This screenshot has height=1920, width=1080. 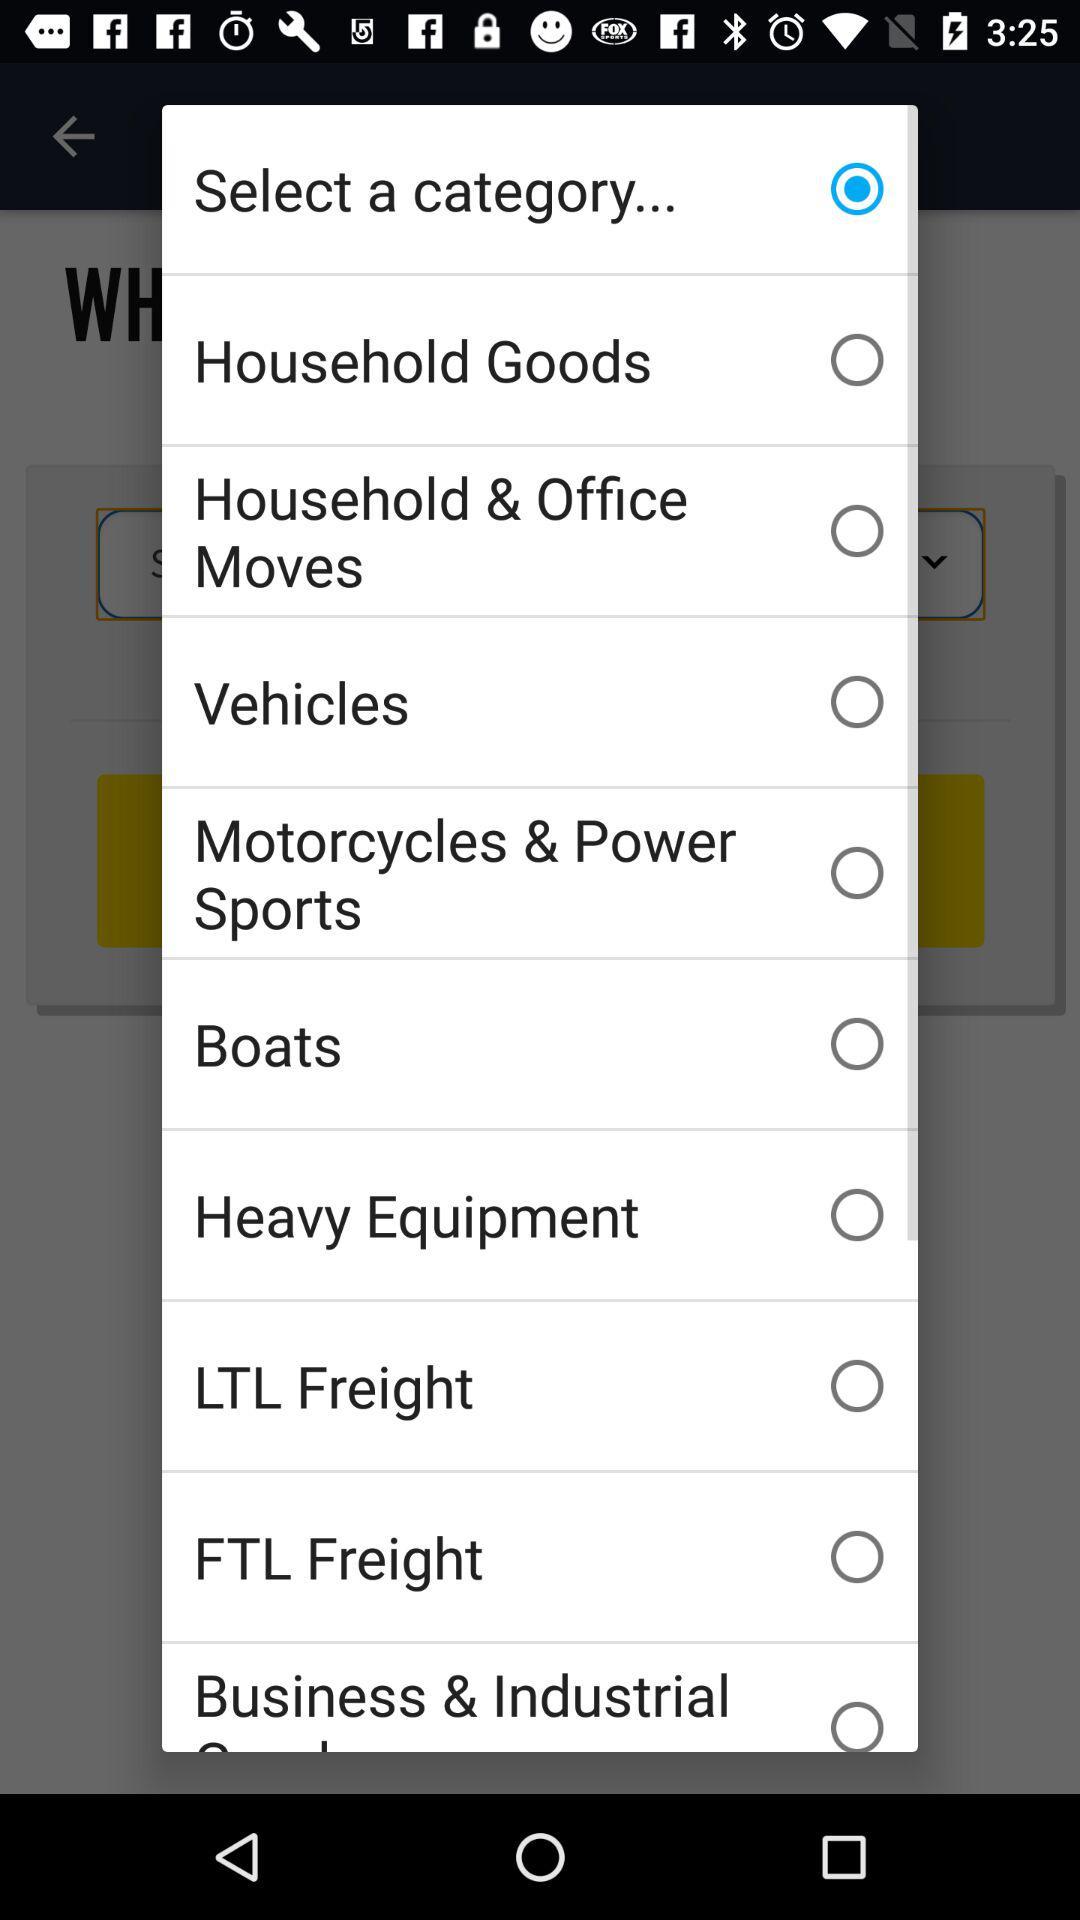 I want to click on the ftl freight, so click(x=540, y=1555).